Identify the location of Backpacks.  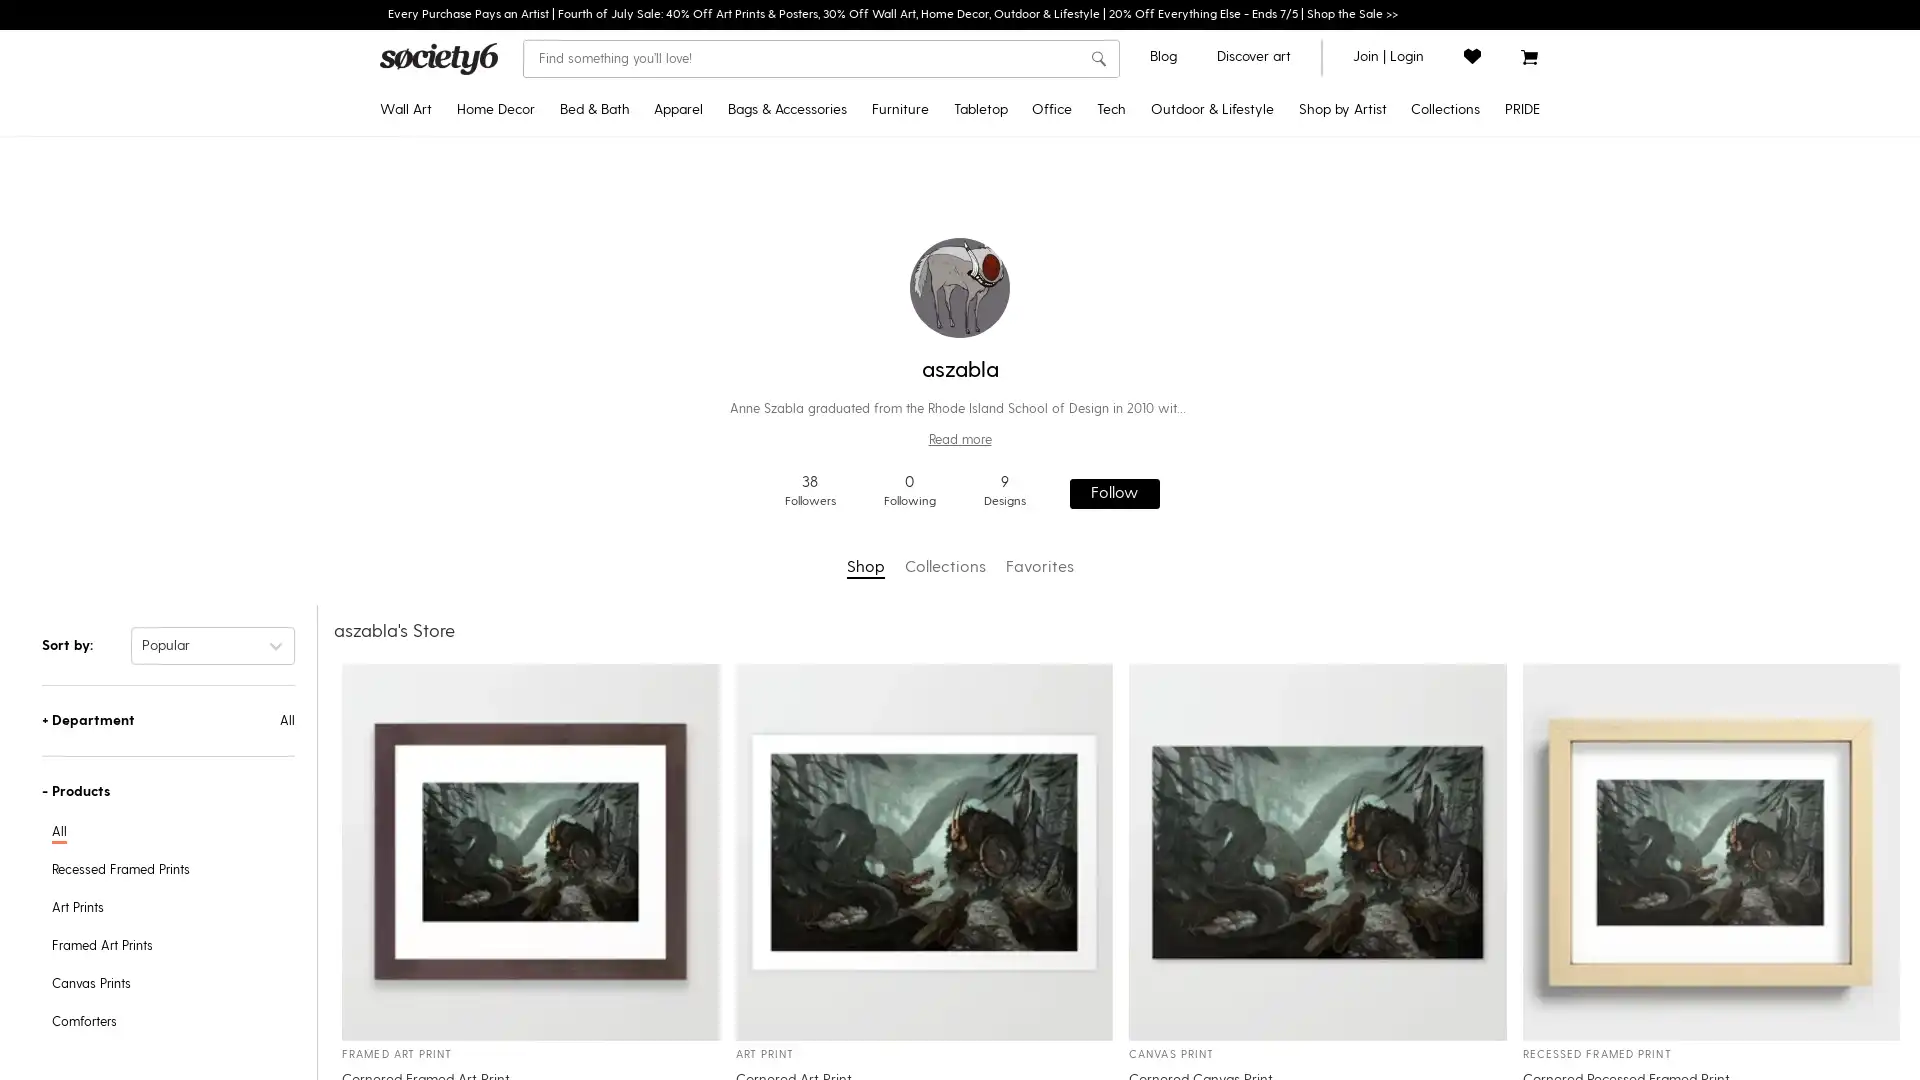
(801, 224).